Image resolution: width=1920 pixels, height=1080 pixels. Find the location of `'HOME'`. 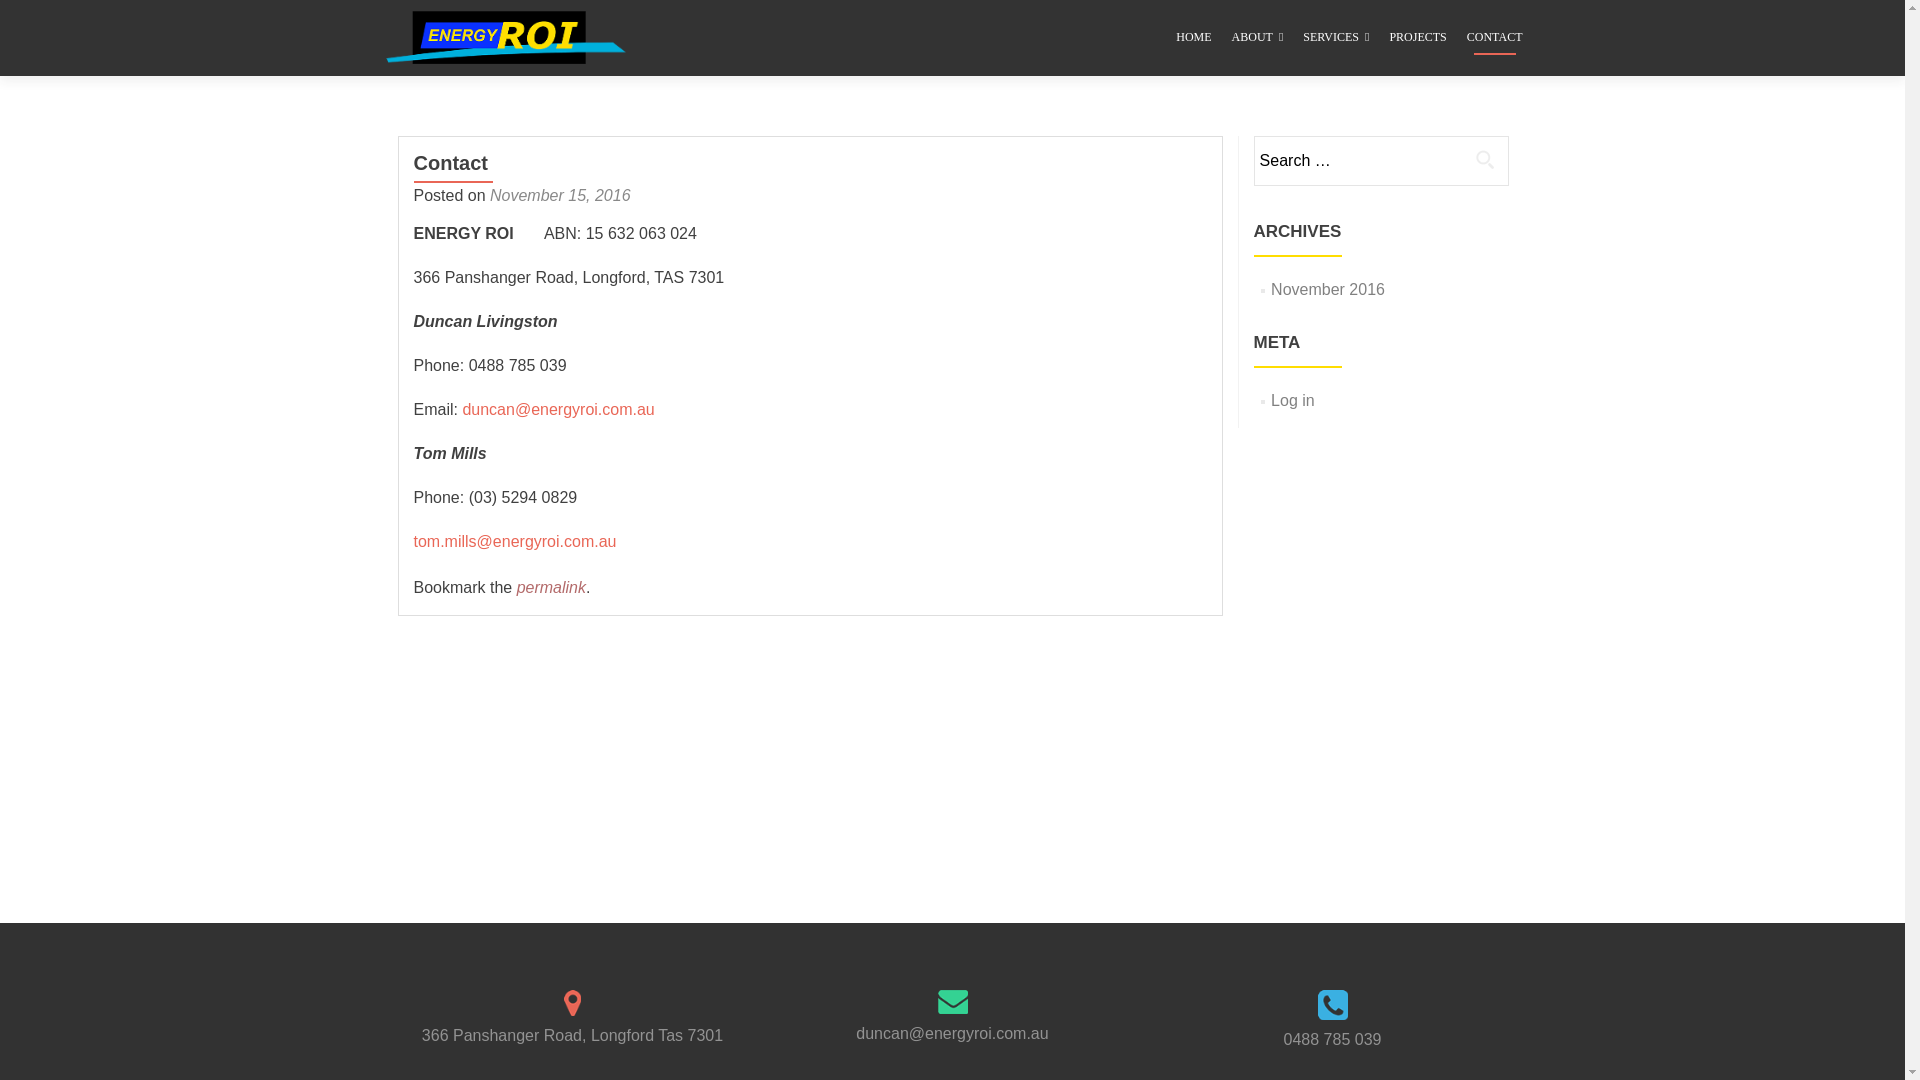

'HOME' is located at coordinates (1193, 37).